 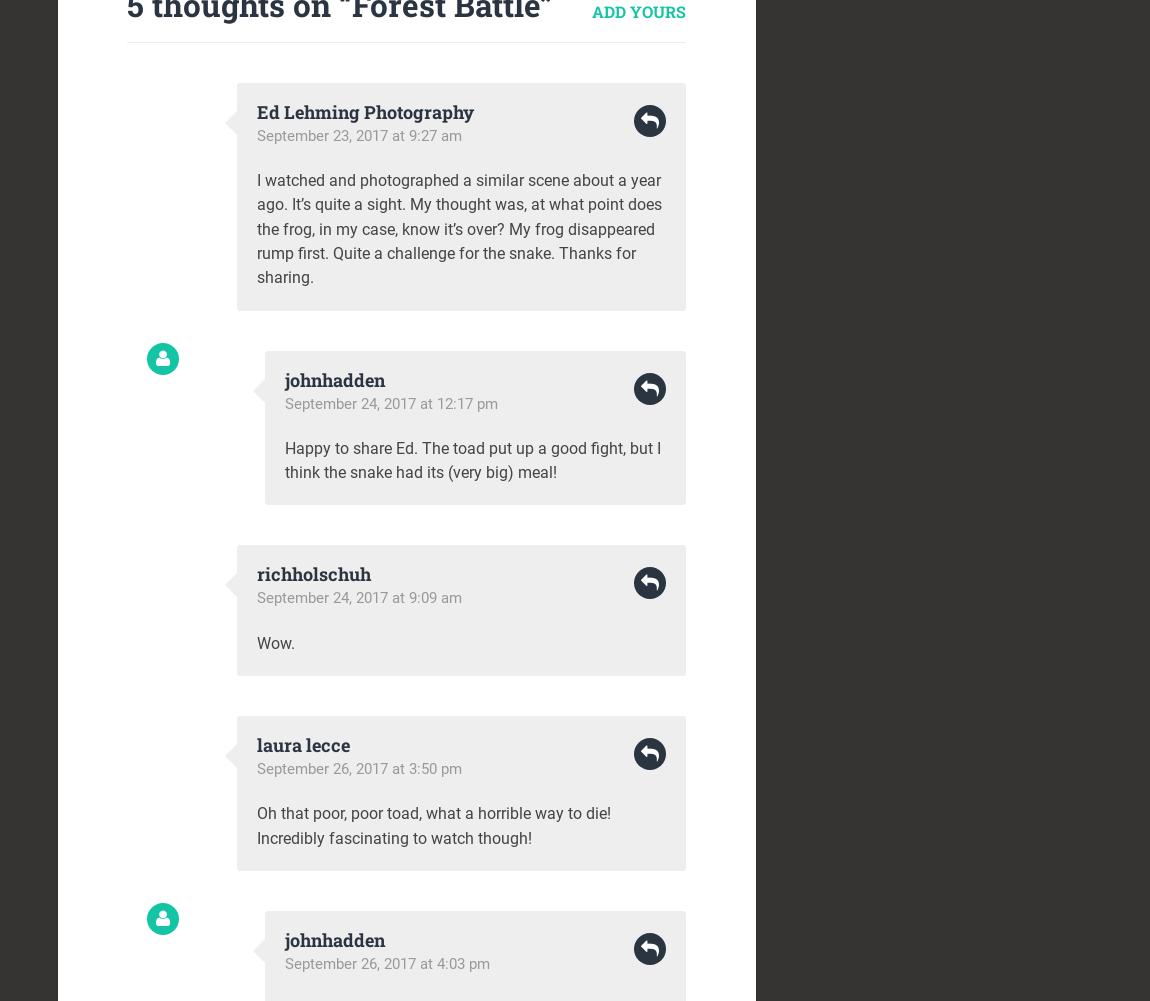 What do you see at coordinates (391, 402) in the screenshot?
I see `'September 24, 2017 at 12:17 pm'` at bounding box center [391, 402].